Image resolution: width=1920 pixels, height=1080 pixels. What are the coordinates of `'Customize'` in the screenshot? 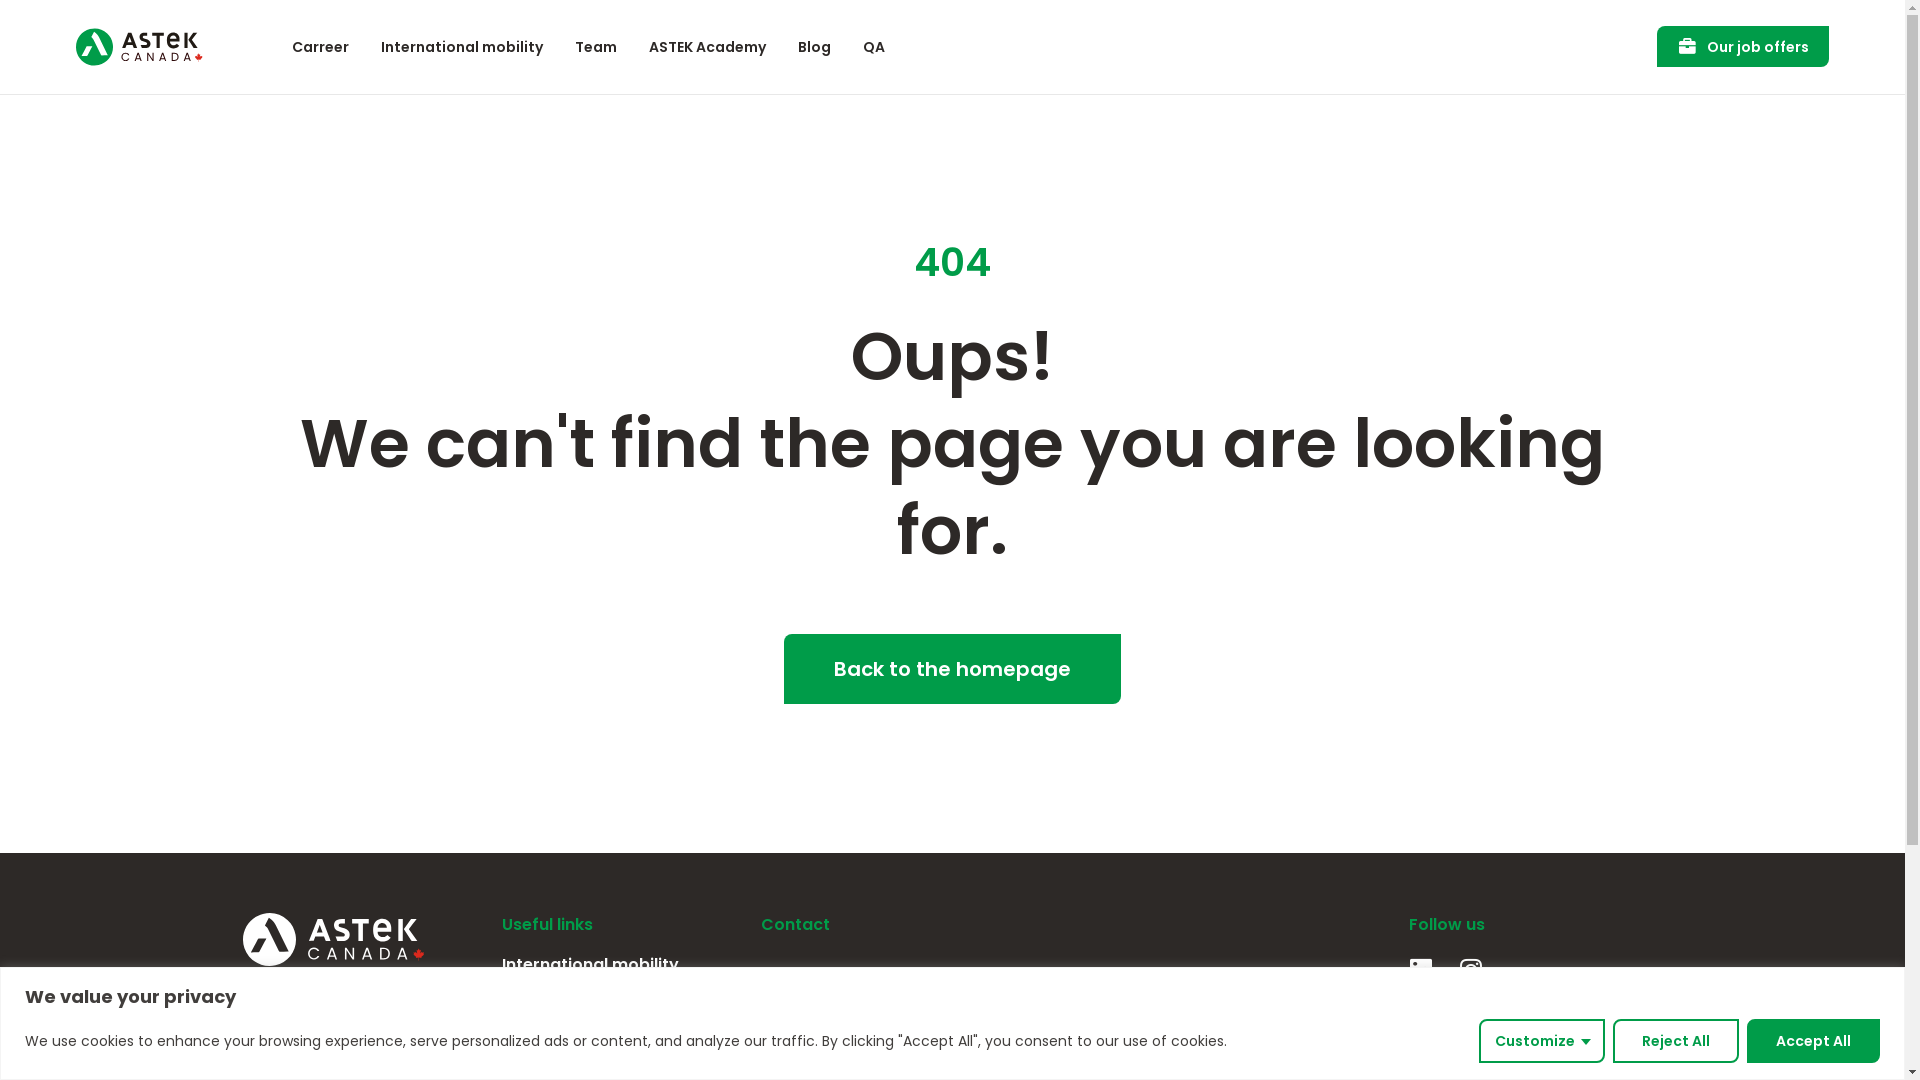 It's located at (1540, 1039).